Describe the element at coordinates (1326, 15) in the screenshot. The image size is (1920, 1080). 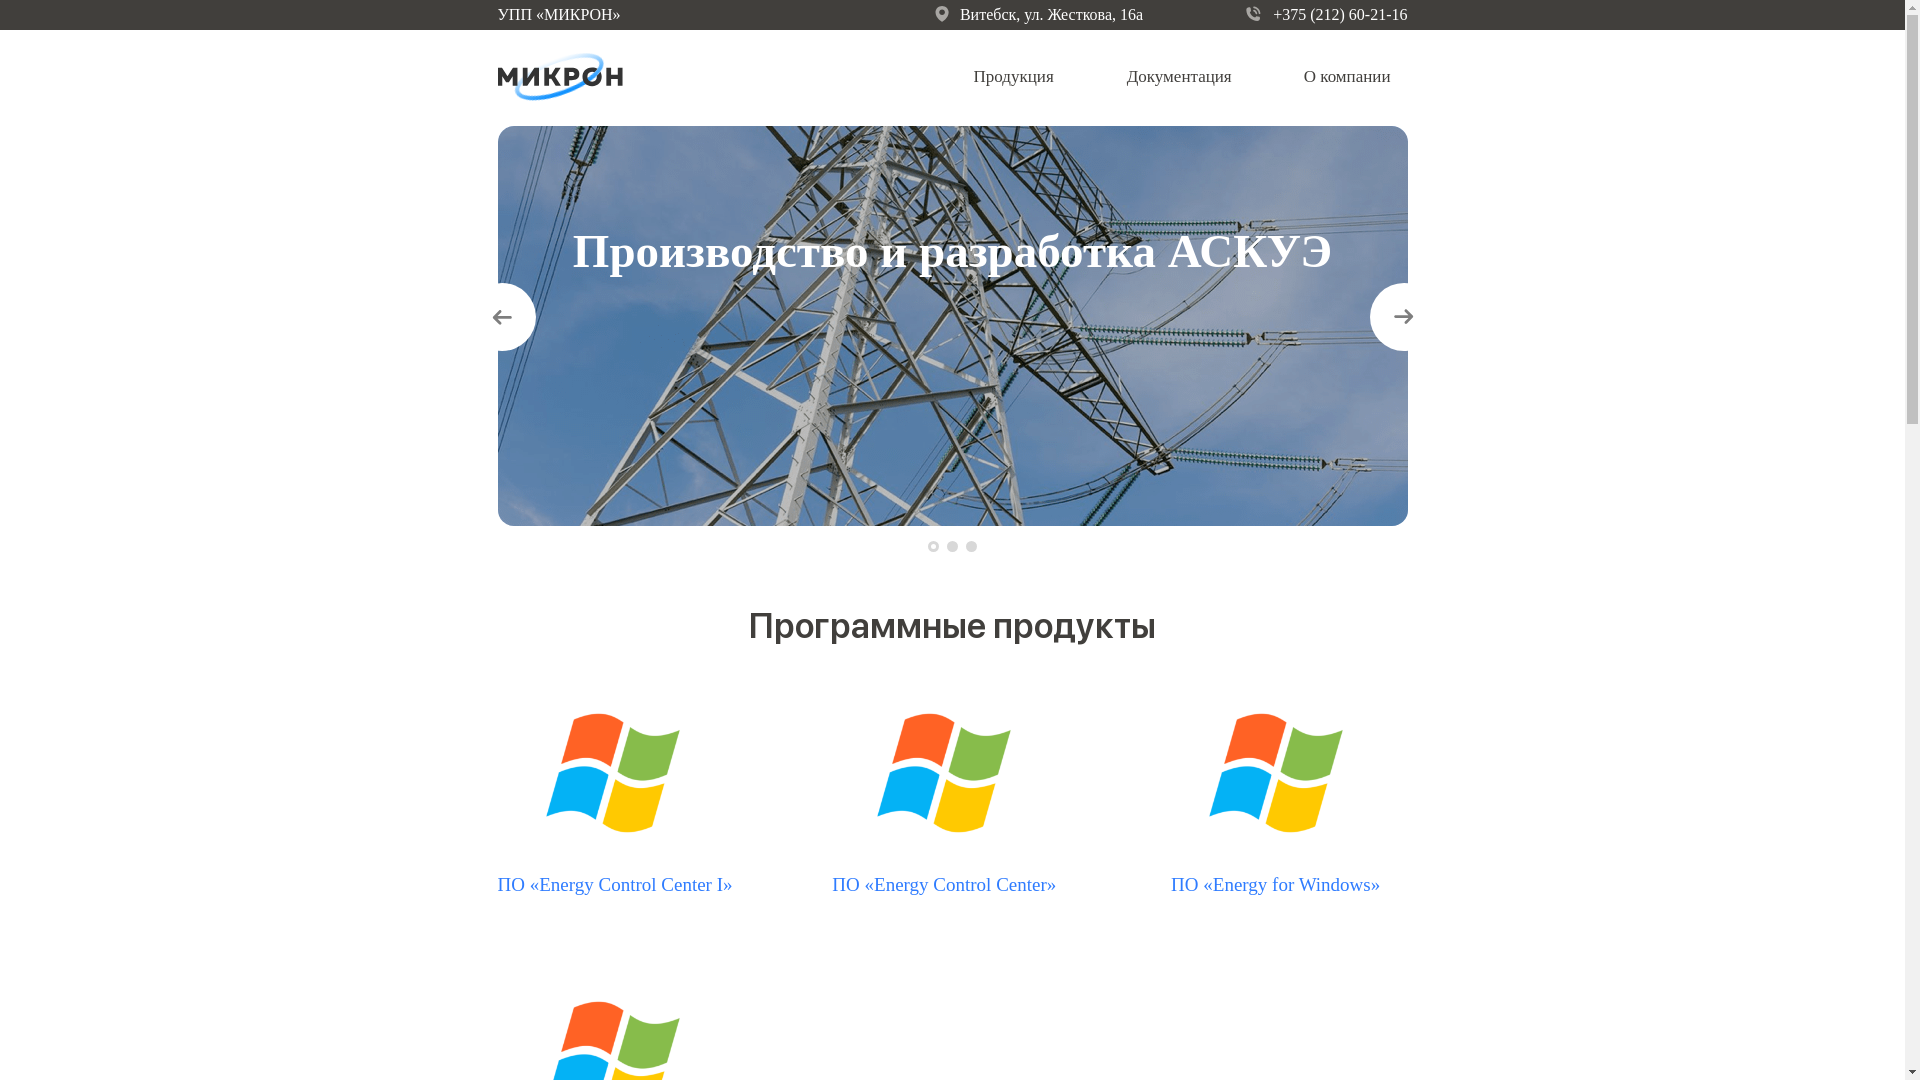
I see `'+375 (212) 60-21-16'` at that location.